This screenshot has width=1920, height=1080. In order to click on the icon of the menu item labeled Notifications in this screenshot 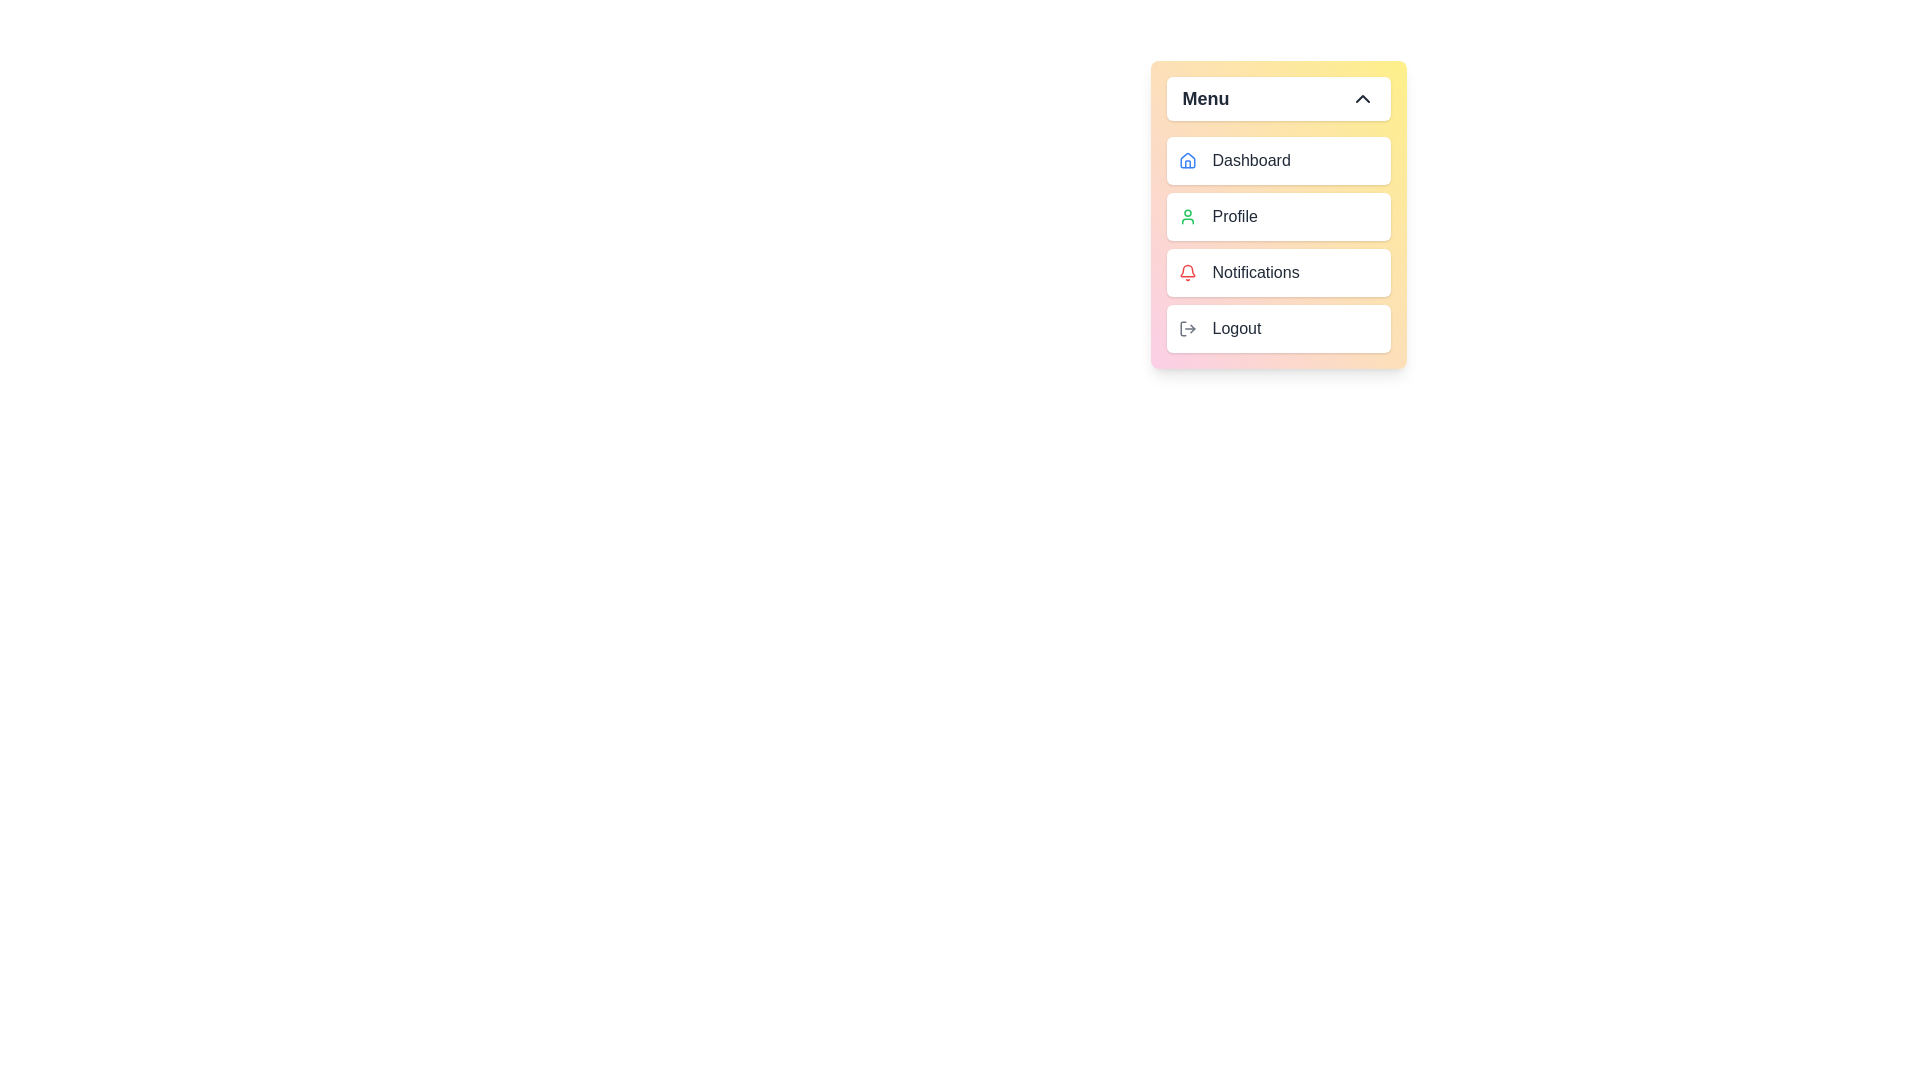, I will do `click(1187, 273)`.